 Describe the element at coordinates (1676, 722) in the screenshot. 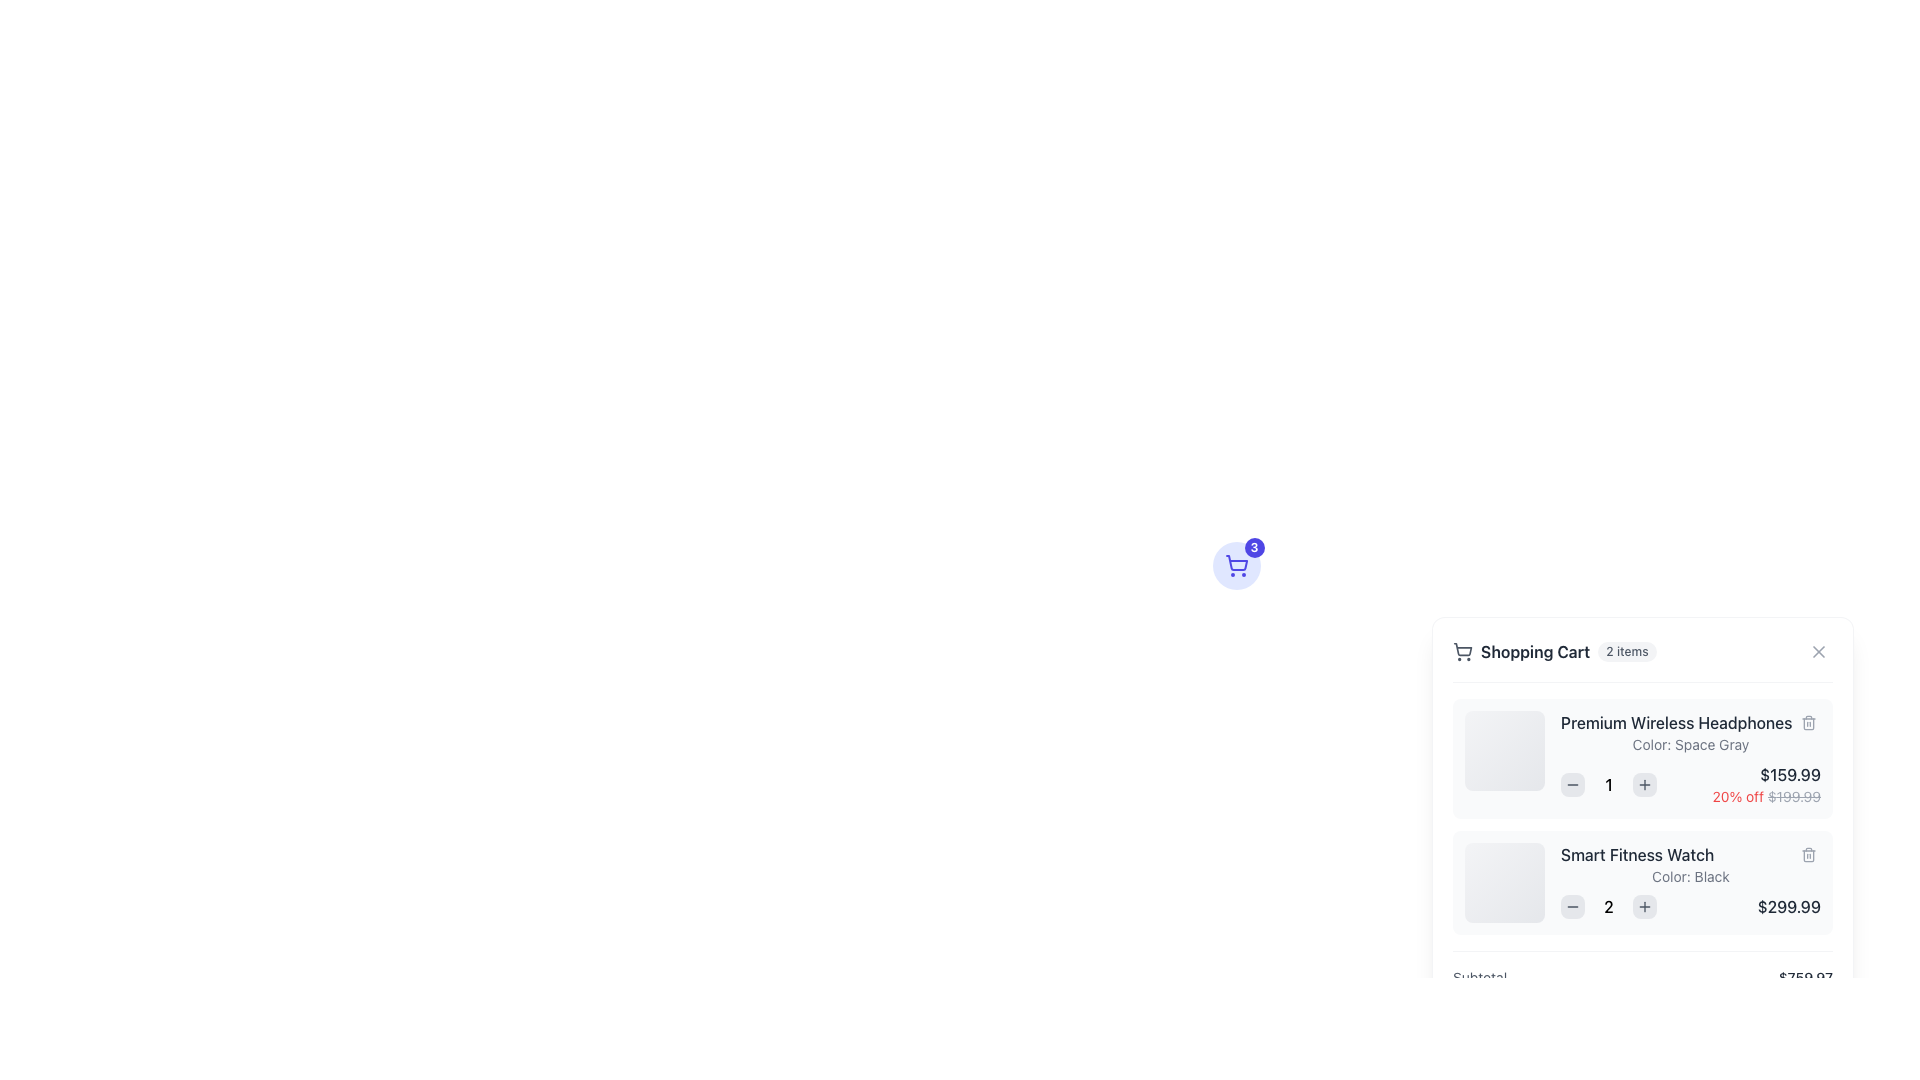

I see `the text label that describes the product in the shopping cart, located in the 'Shopping Cart' section, aligned to the left of the trash icon and above the color descriptor line` at that location.